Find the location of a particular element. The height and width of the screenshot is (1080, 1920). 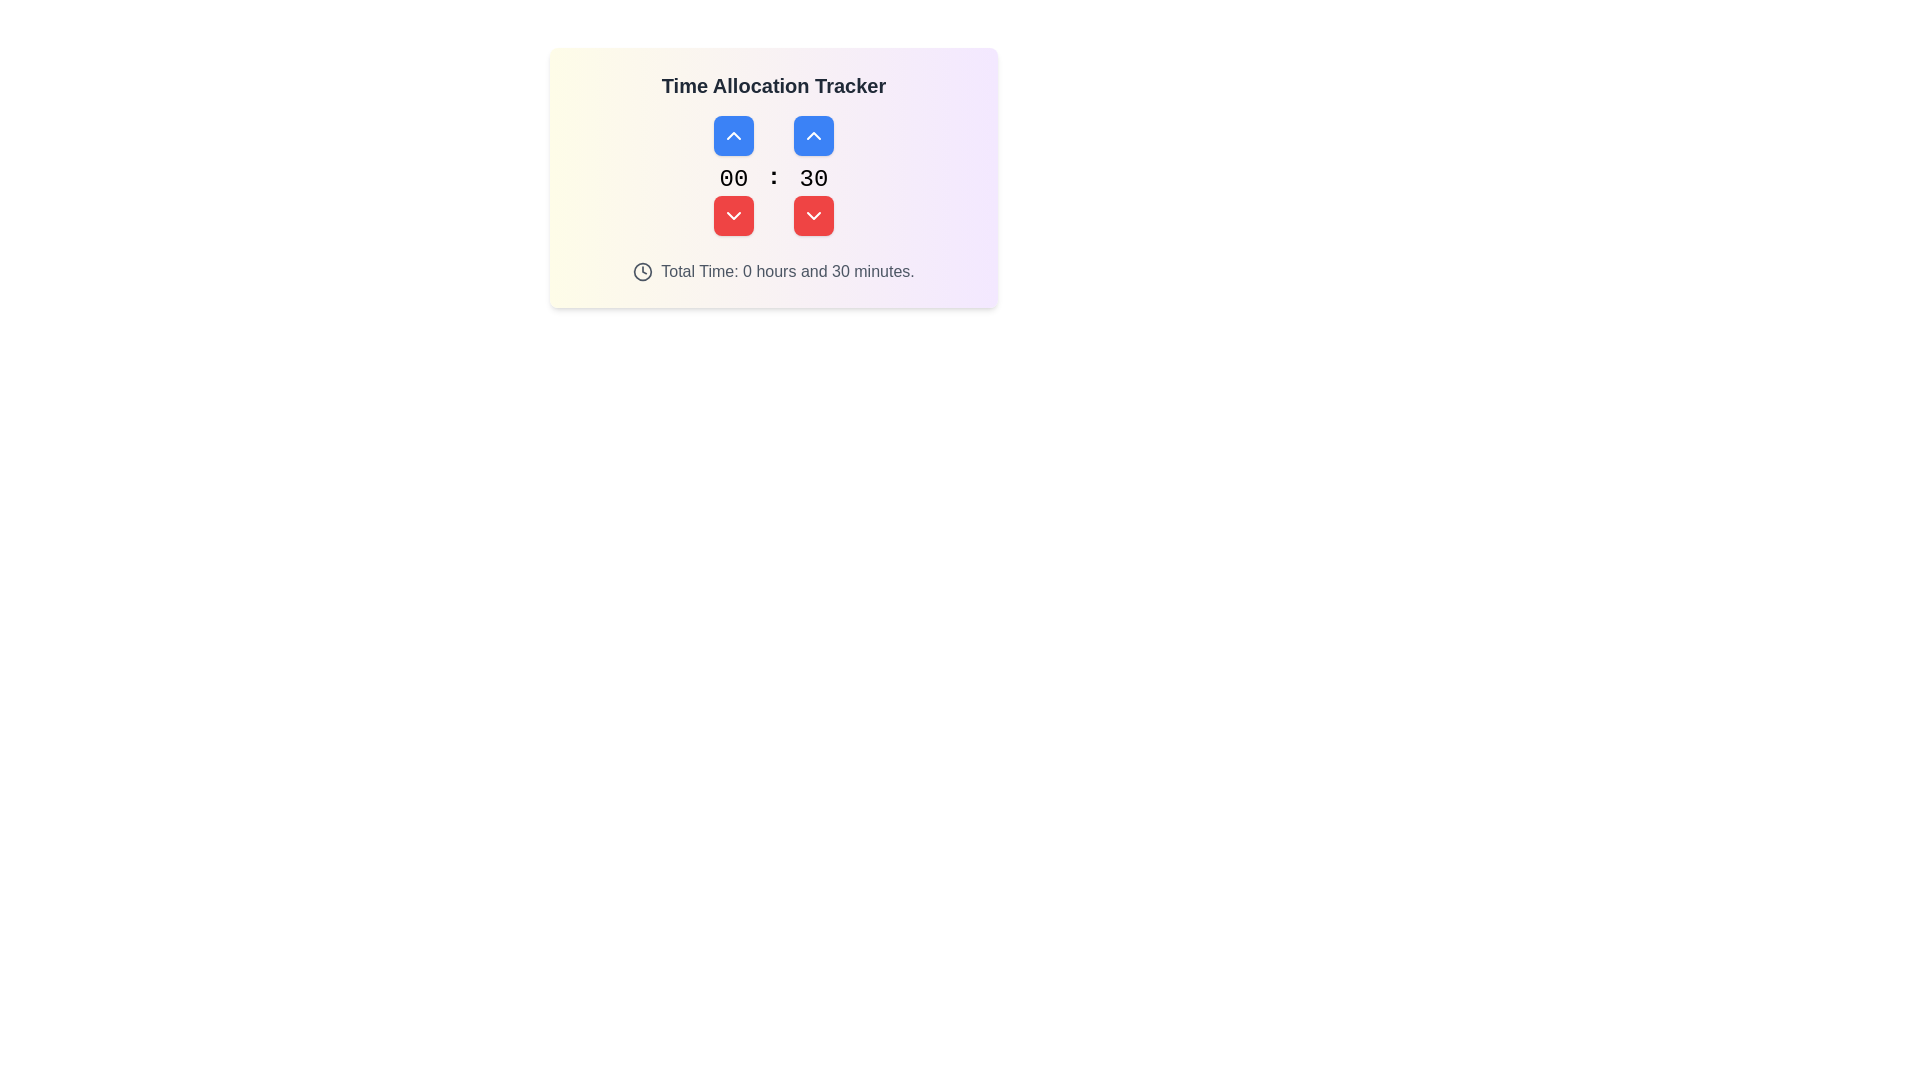

the text display that reads 'Total Time: 0 hours and 30 minutes.' which is centered below the time controls and aligned with a clock icon is located at coordinates (786, 272).